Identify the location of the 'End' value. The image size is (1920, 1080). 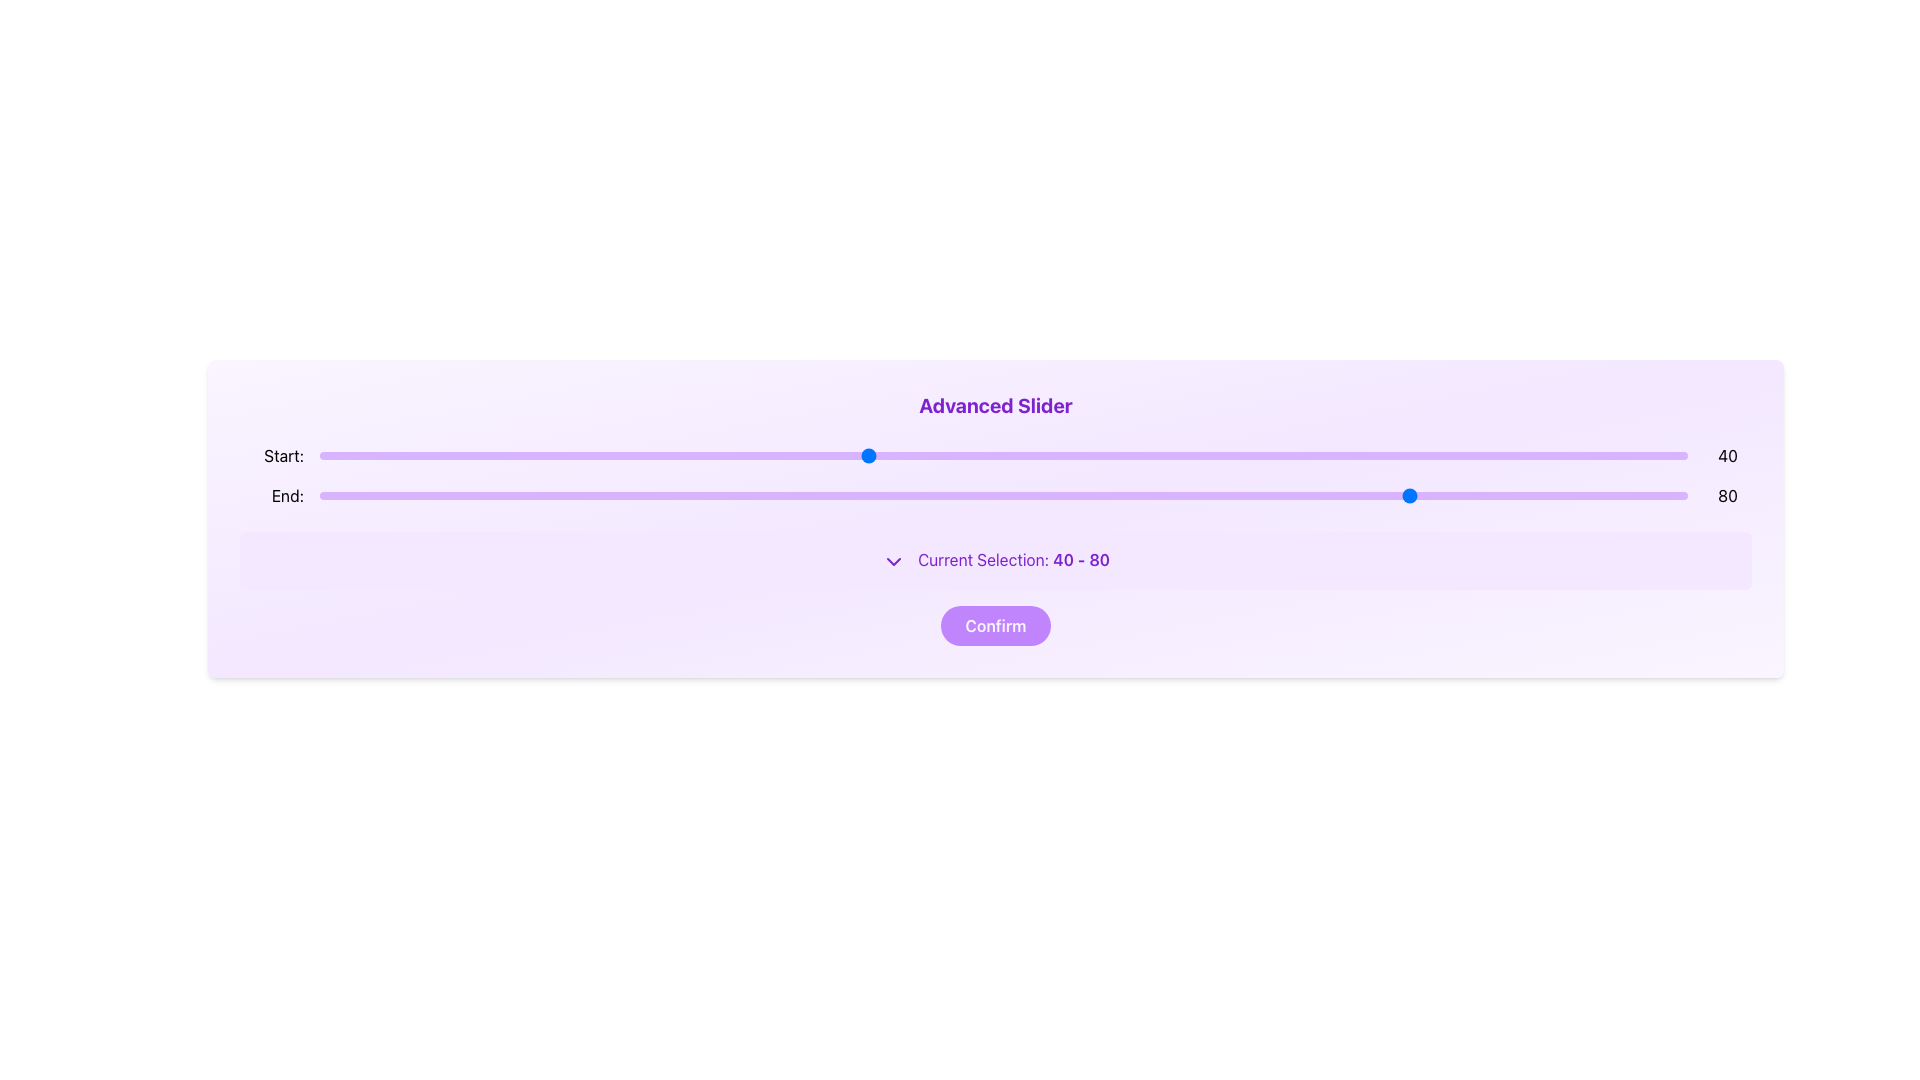
(1140, 495).